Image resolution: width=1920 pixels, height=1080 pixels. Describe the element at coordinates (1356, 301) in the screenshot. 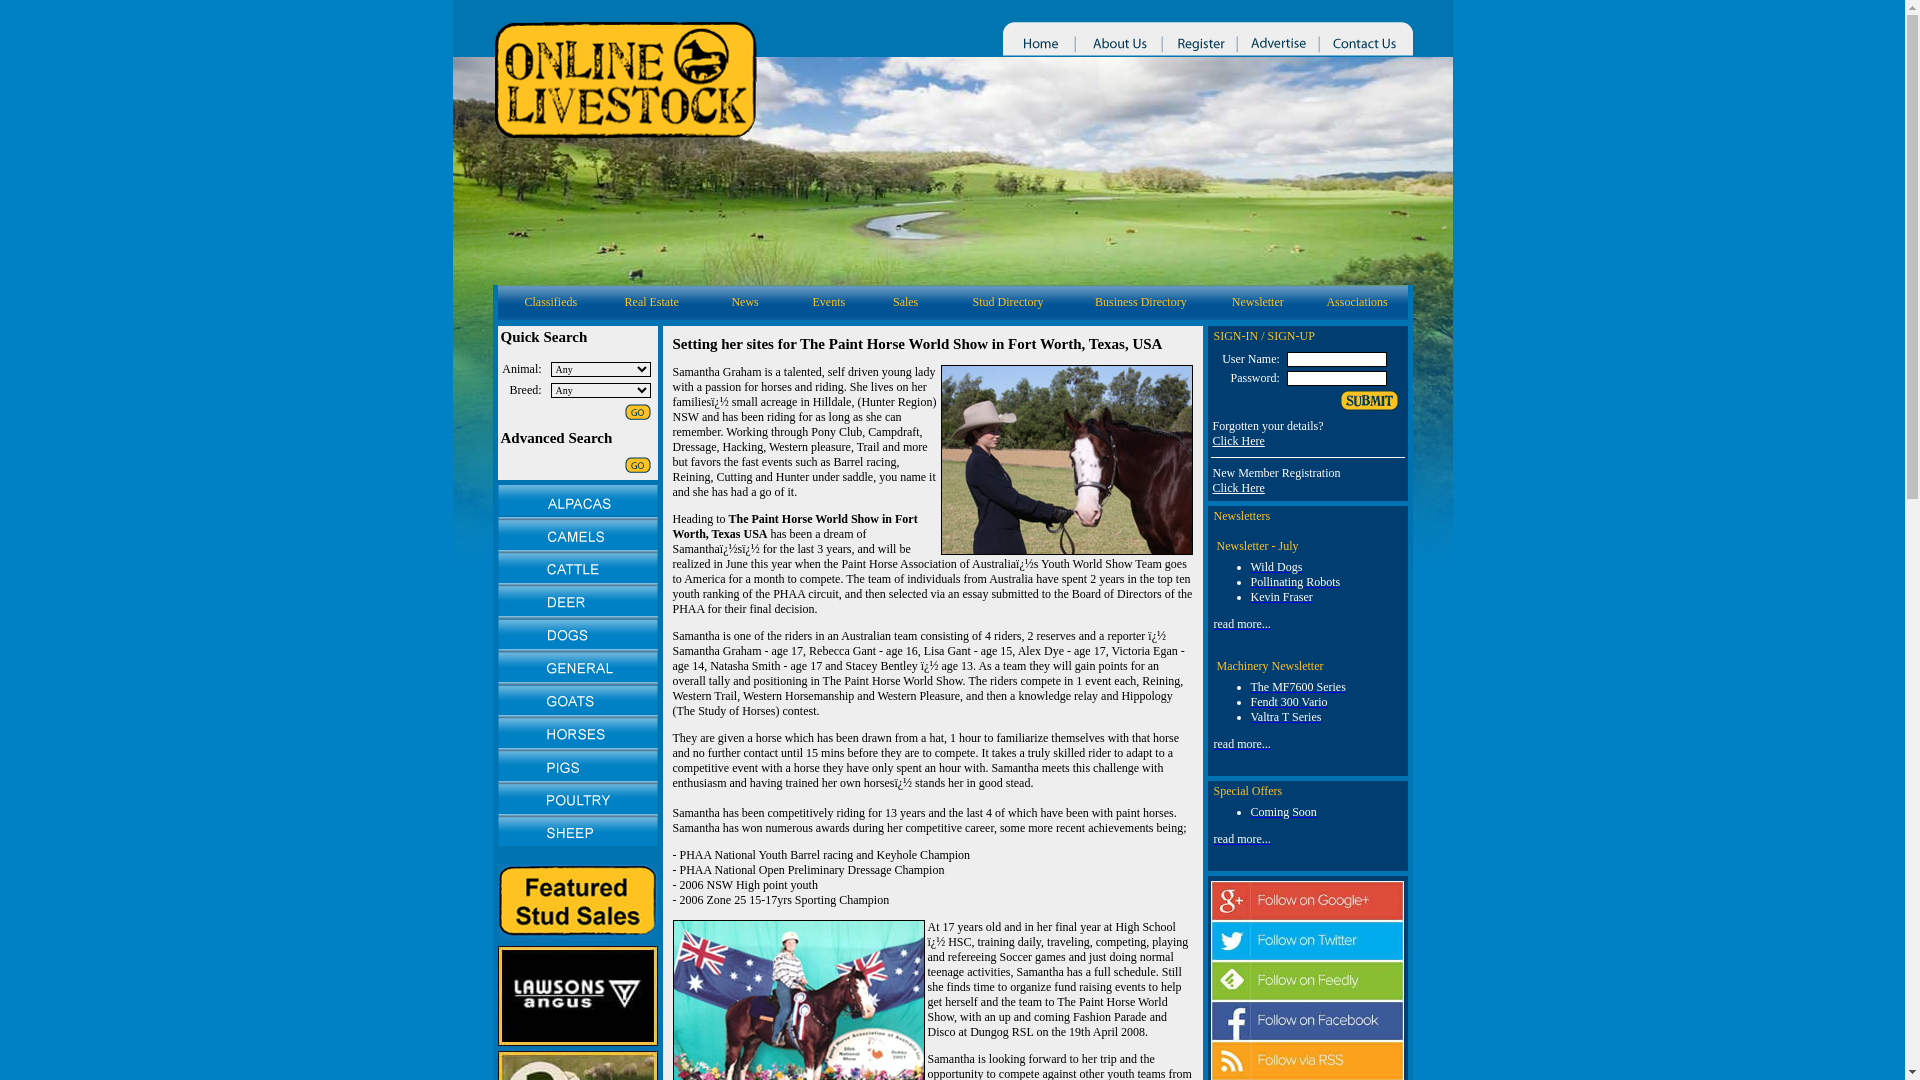

I see `'Associations'` at that location.